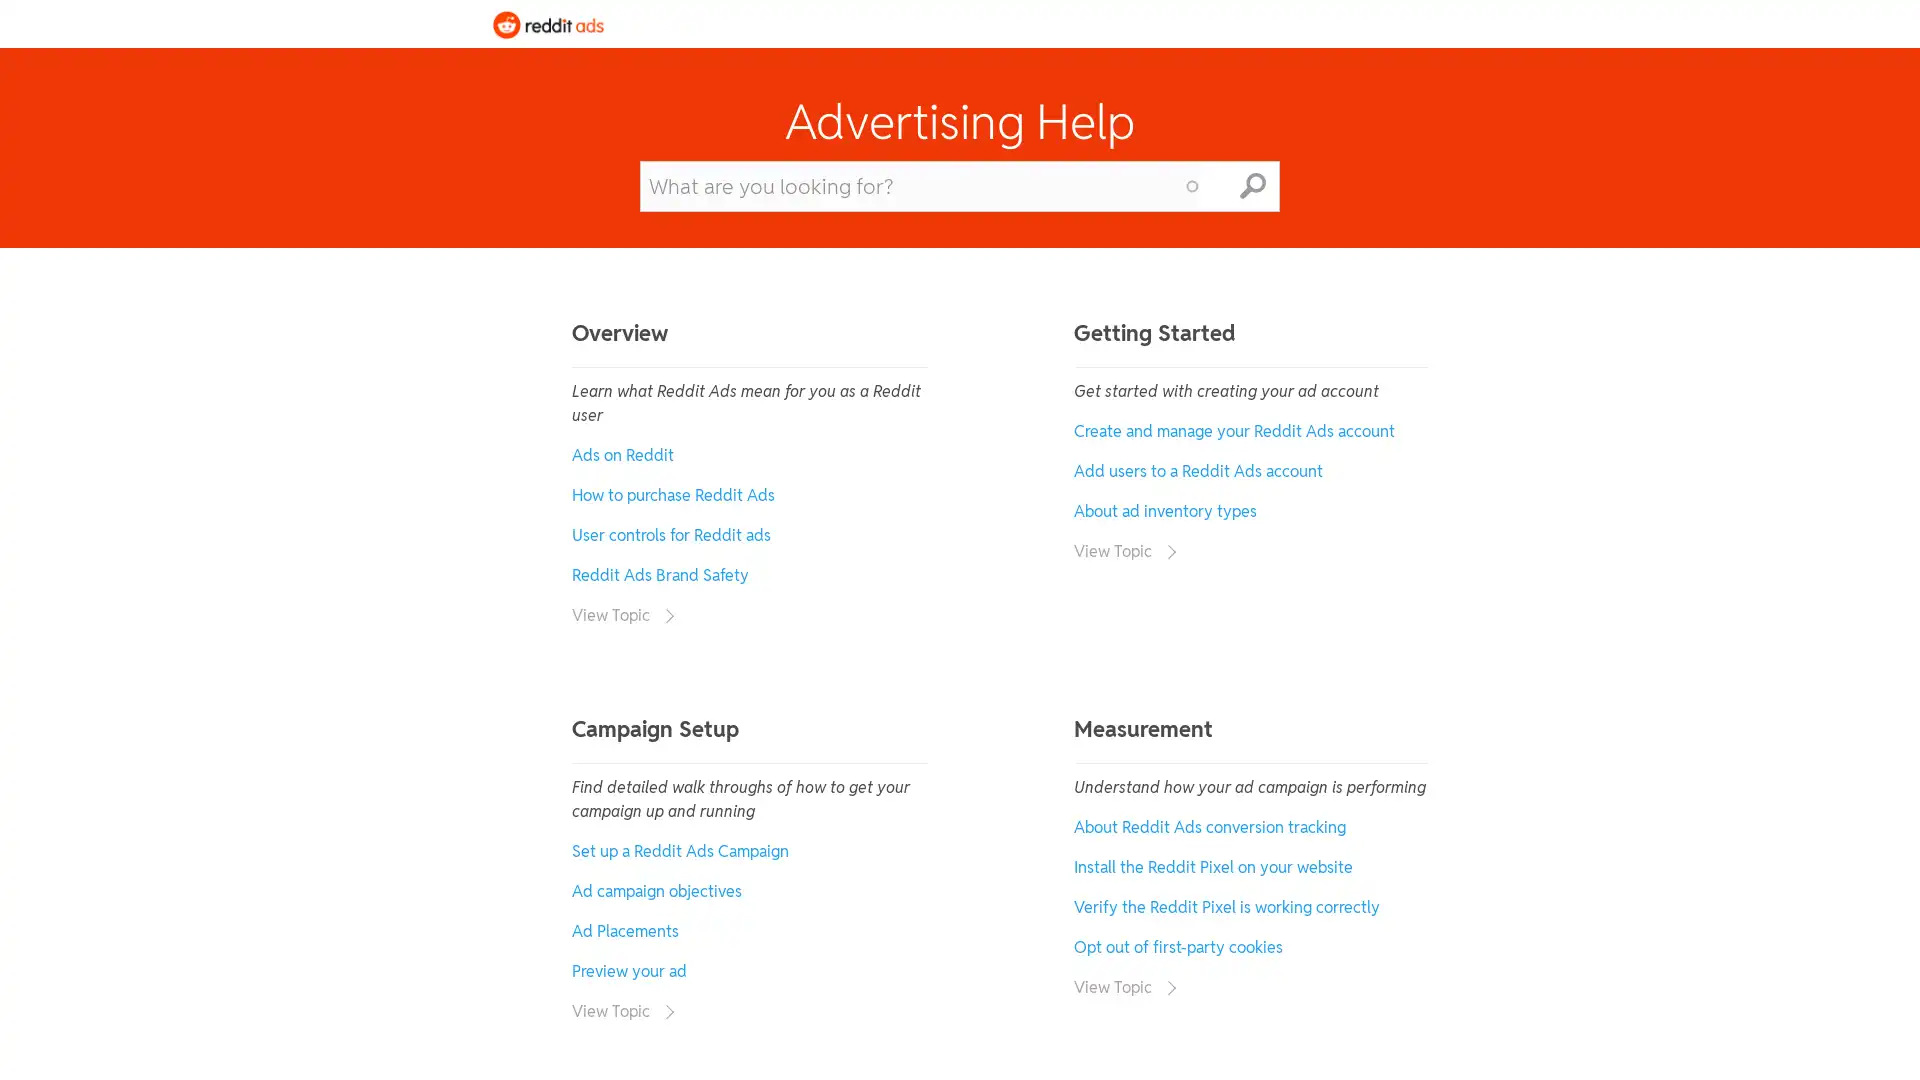 This screenshot has height=1080, width=1920. I want to click on SEARCH, so click(1251, 185).